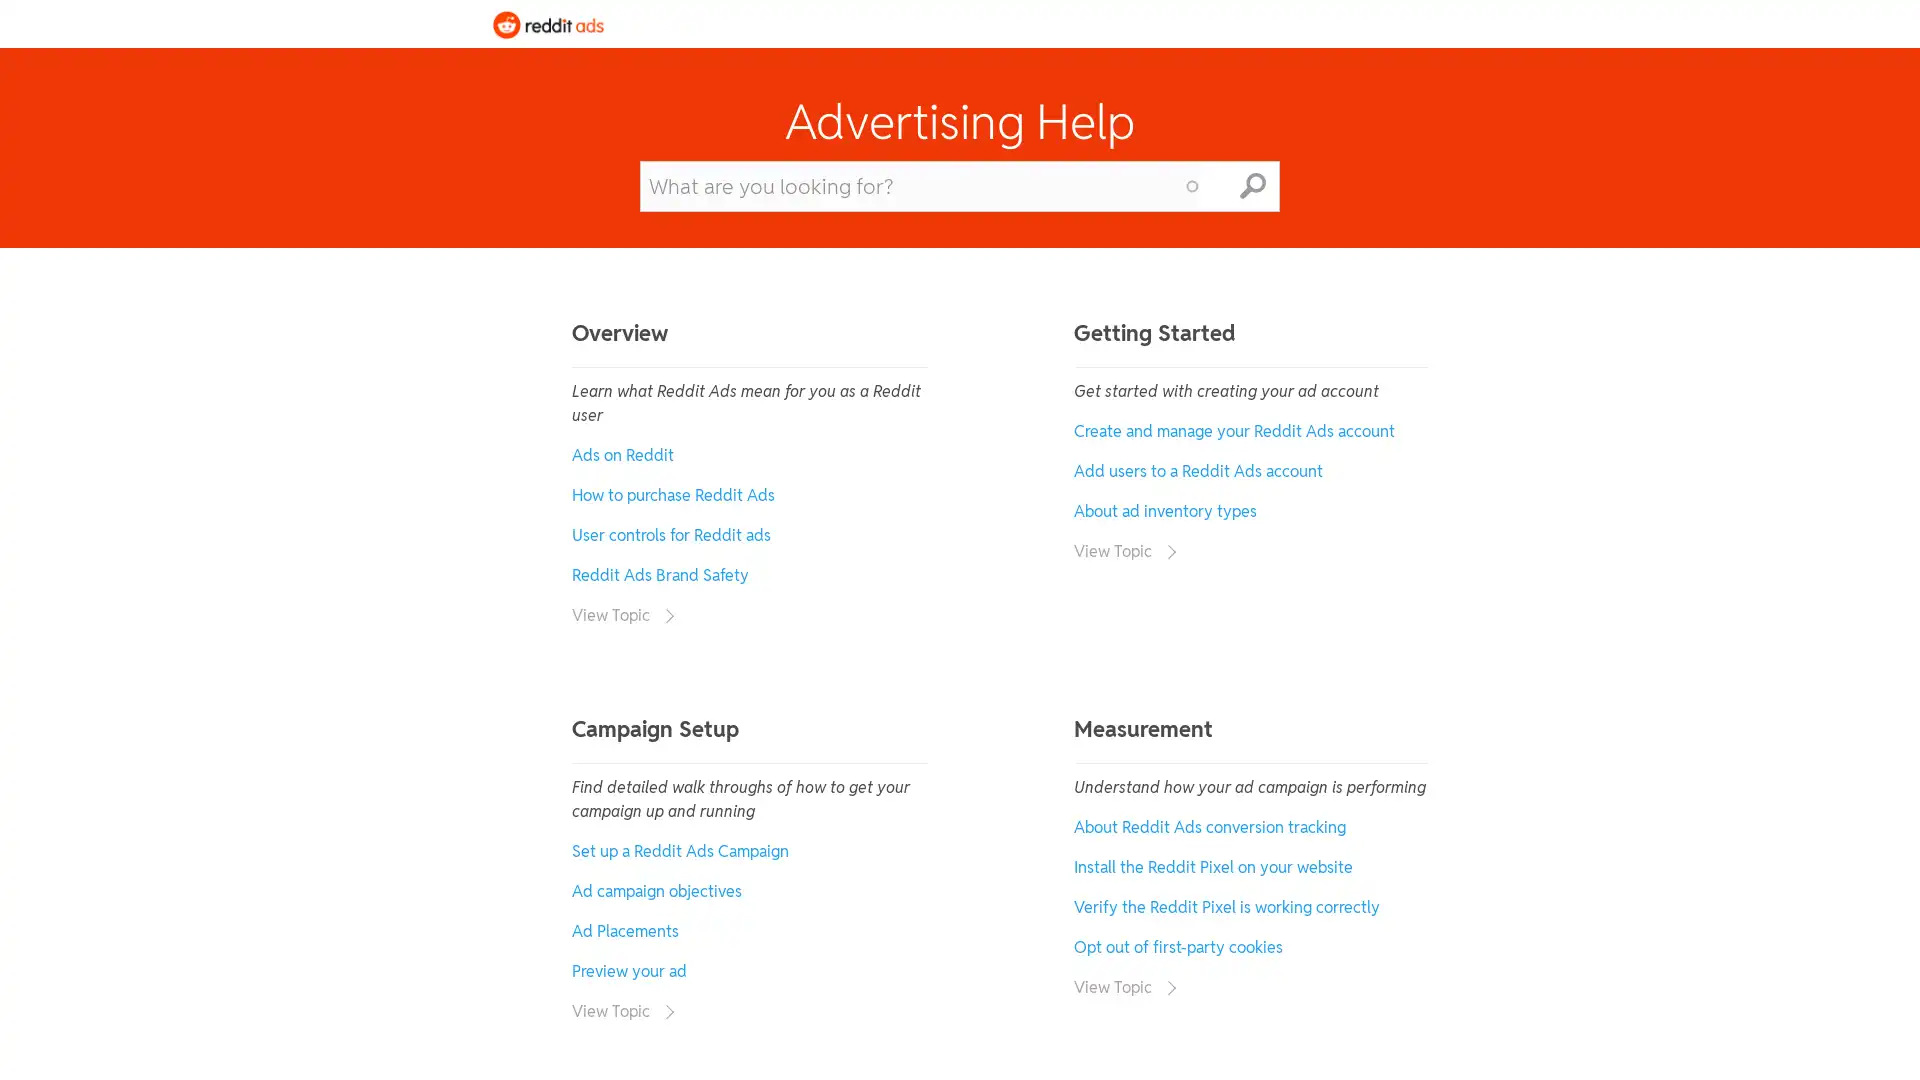 This screenshot has height=1080, width=1920. I want to click on SEARCH, so click(1251, 185).